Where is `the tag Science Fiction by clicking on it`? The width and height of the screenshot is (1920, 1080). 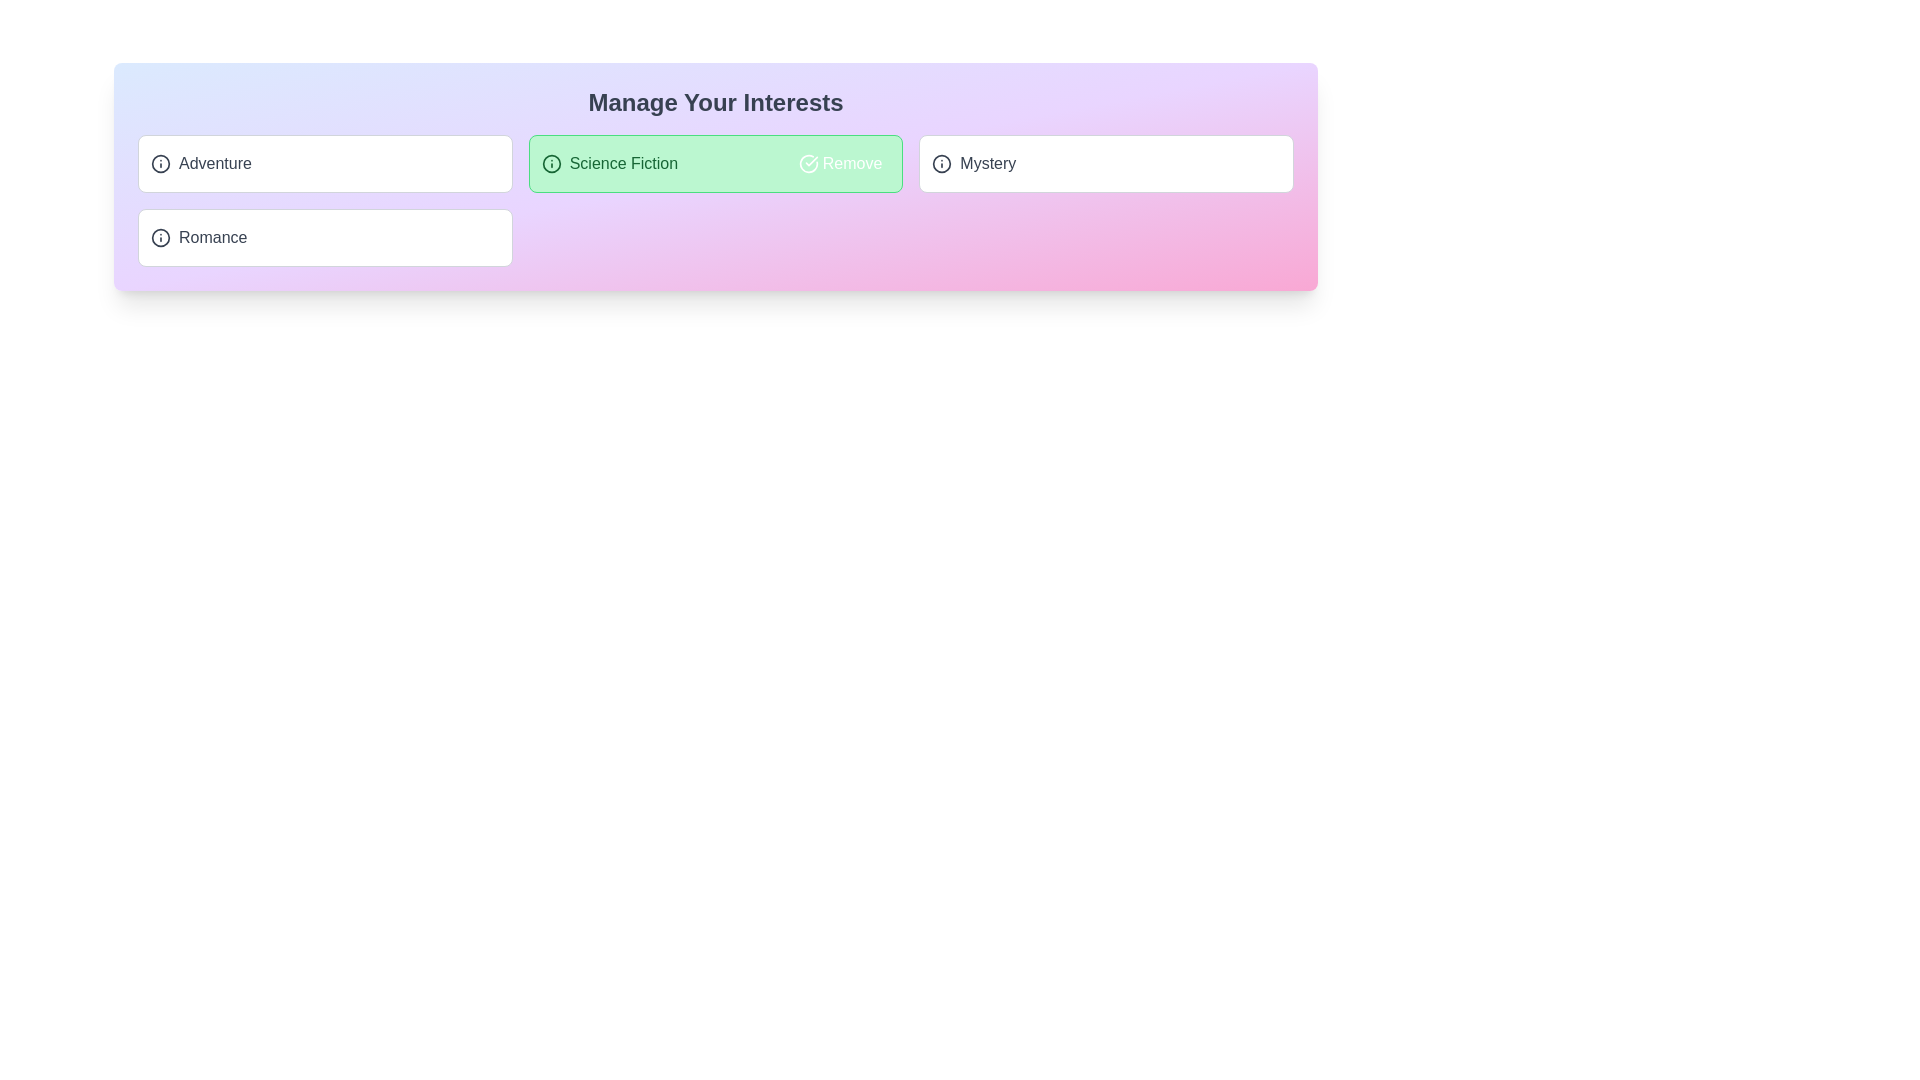
the tag Science Fiction by clicking on it is located at coordinates (715, 163).